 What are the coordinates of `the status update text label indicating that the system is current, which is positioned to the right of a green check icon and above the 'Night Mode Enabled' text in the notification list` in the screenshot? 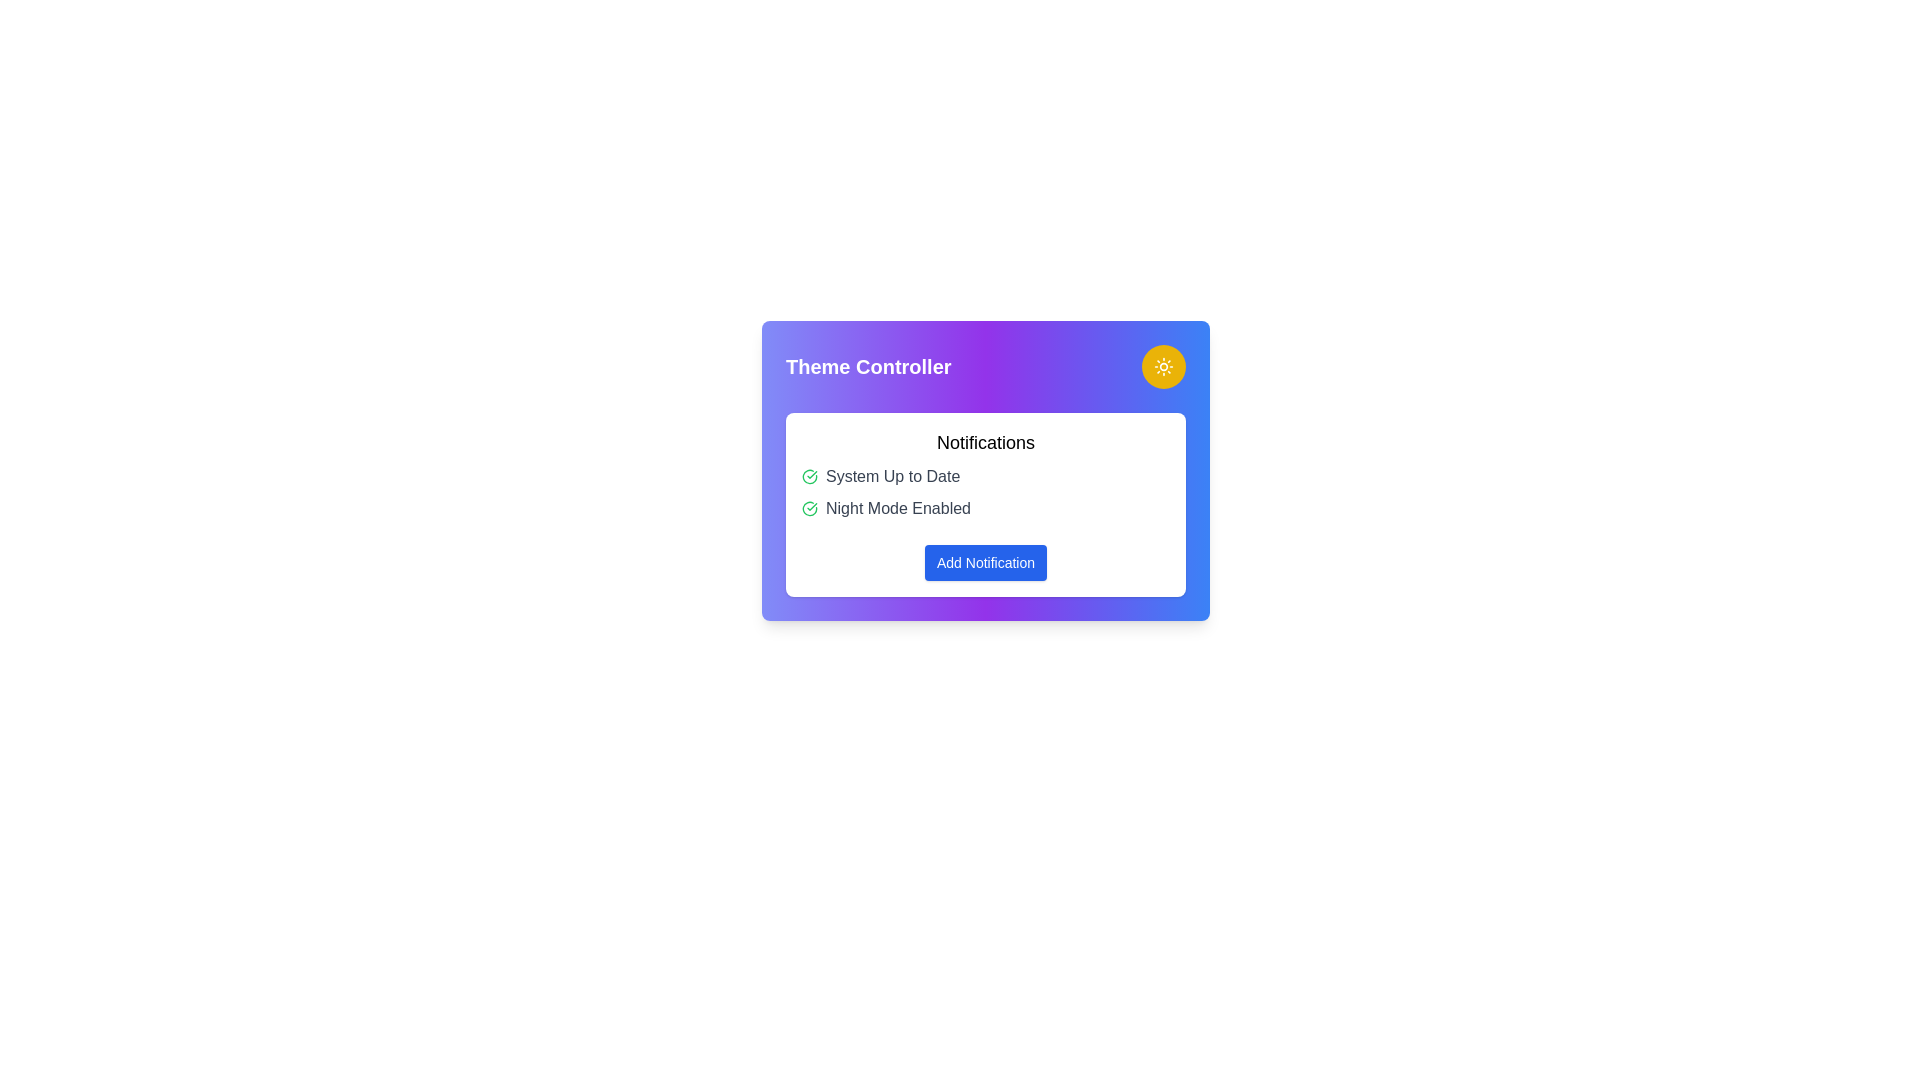 It's located at (892, 477).